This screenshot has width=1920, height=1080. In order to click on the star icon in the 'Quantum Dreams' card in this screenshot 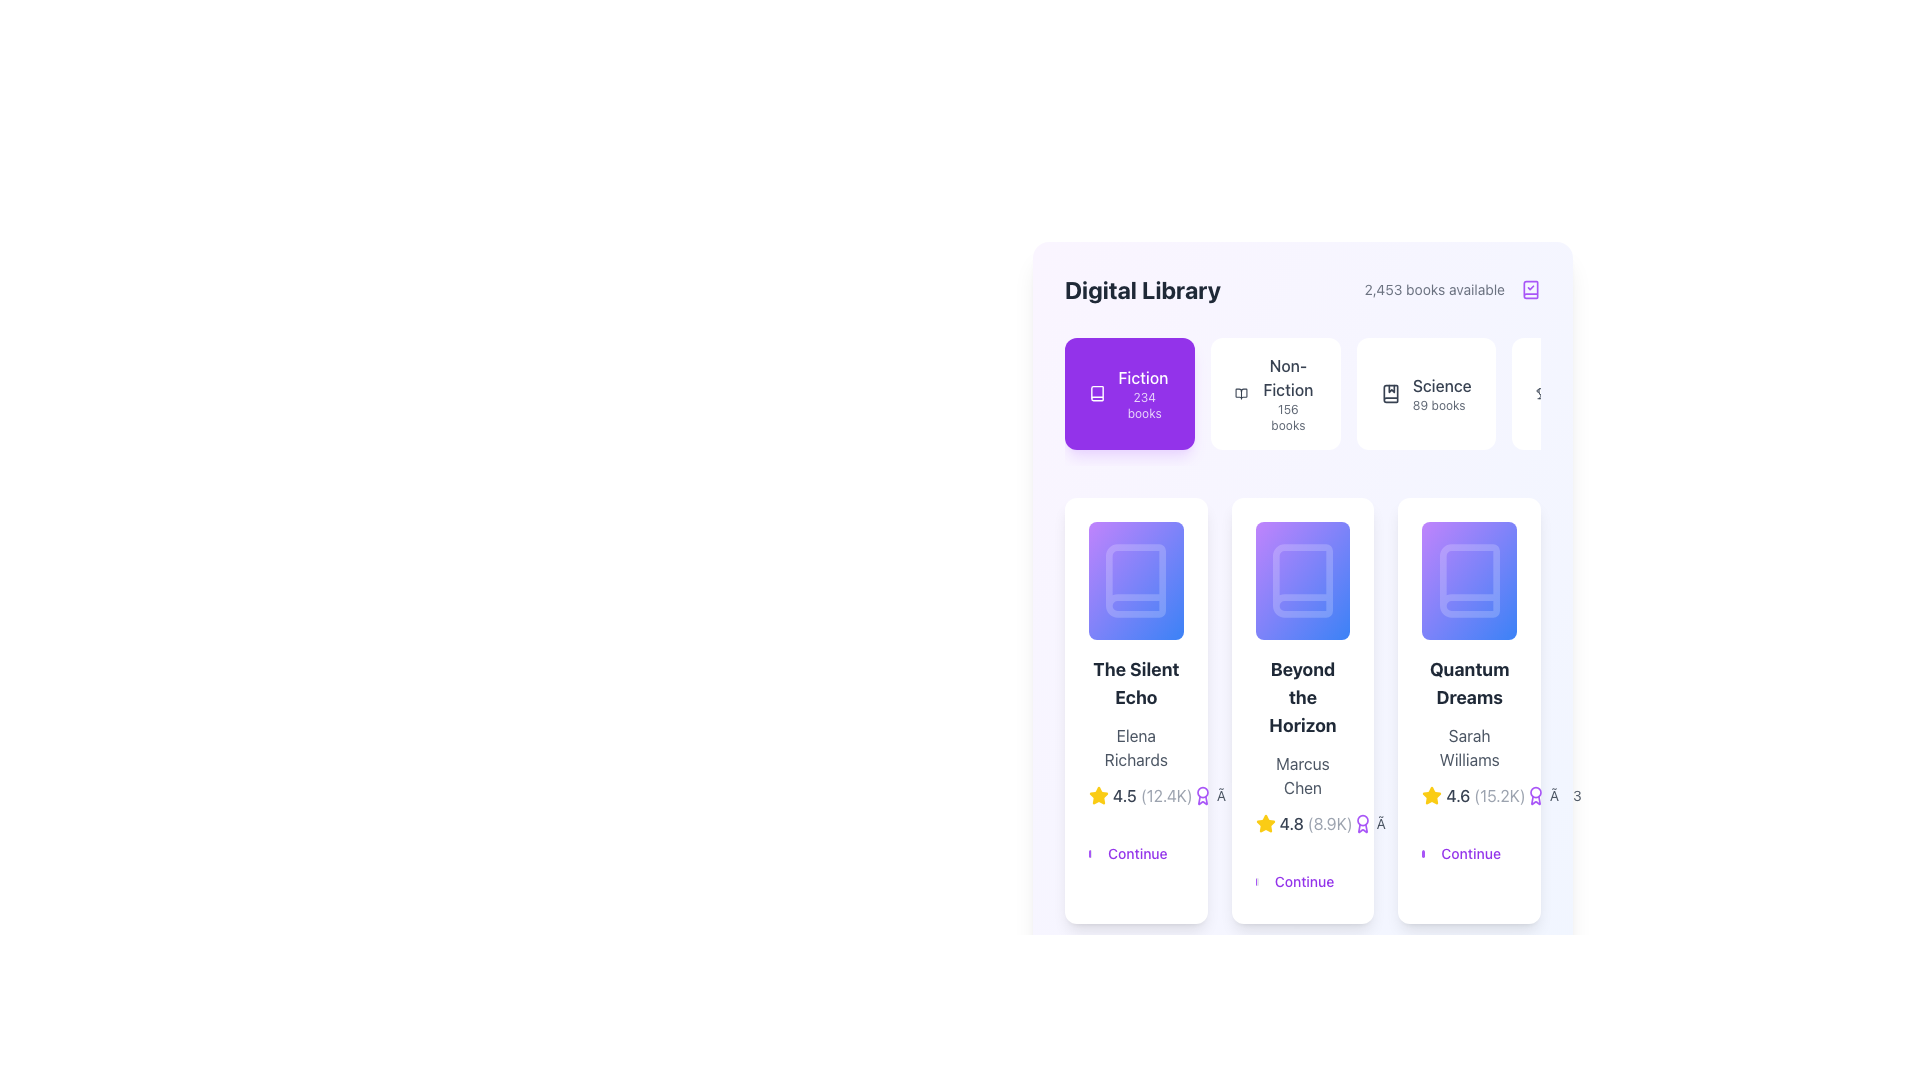, I will do `click(1469, 710)`.